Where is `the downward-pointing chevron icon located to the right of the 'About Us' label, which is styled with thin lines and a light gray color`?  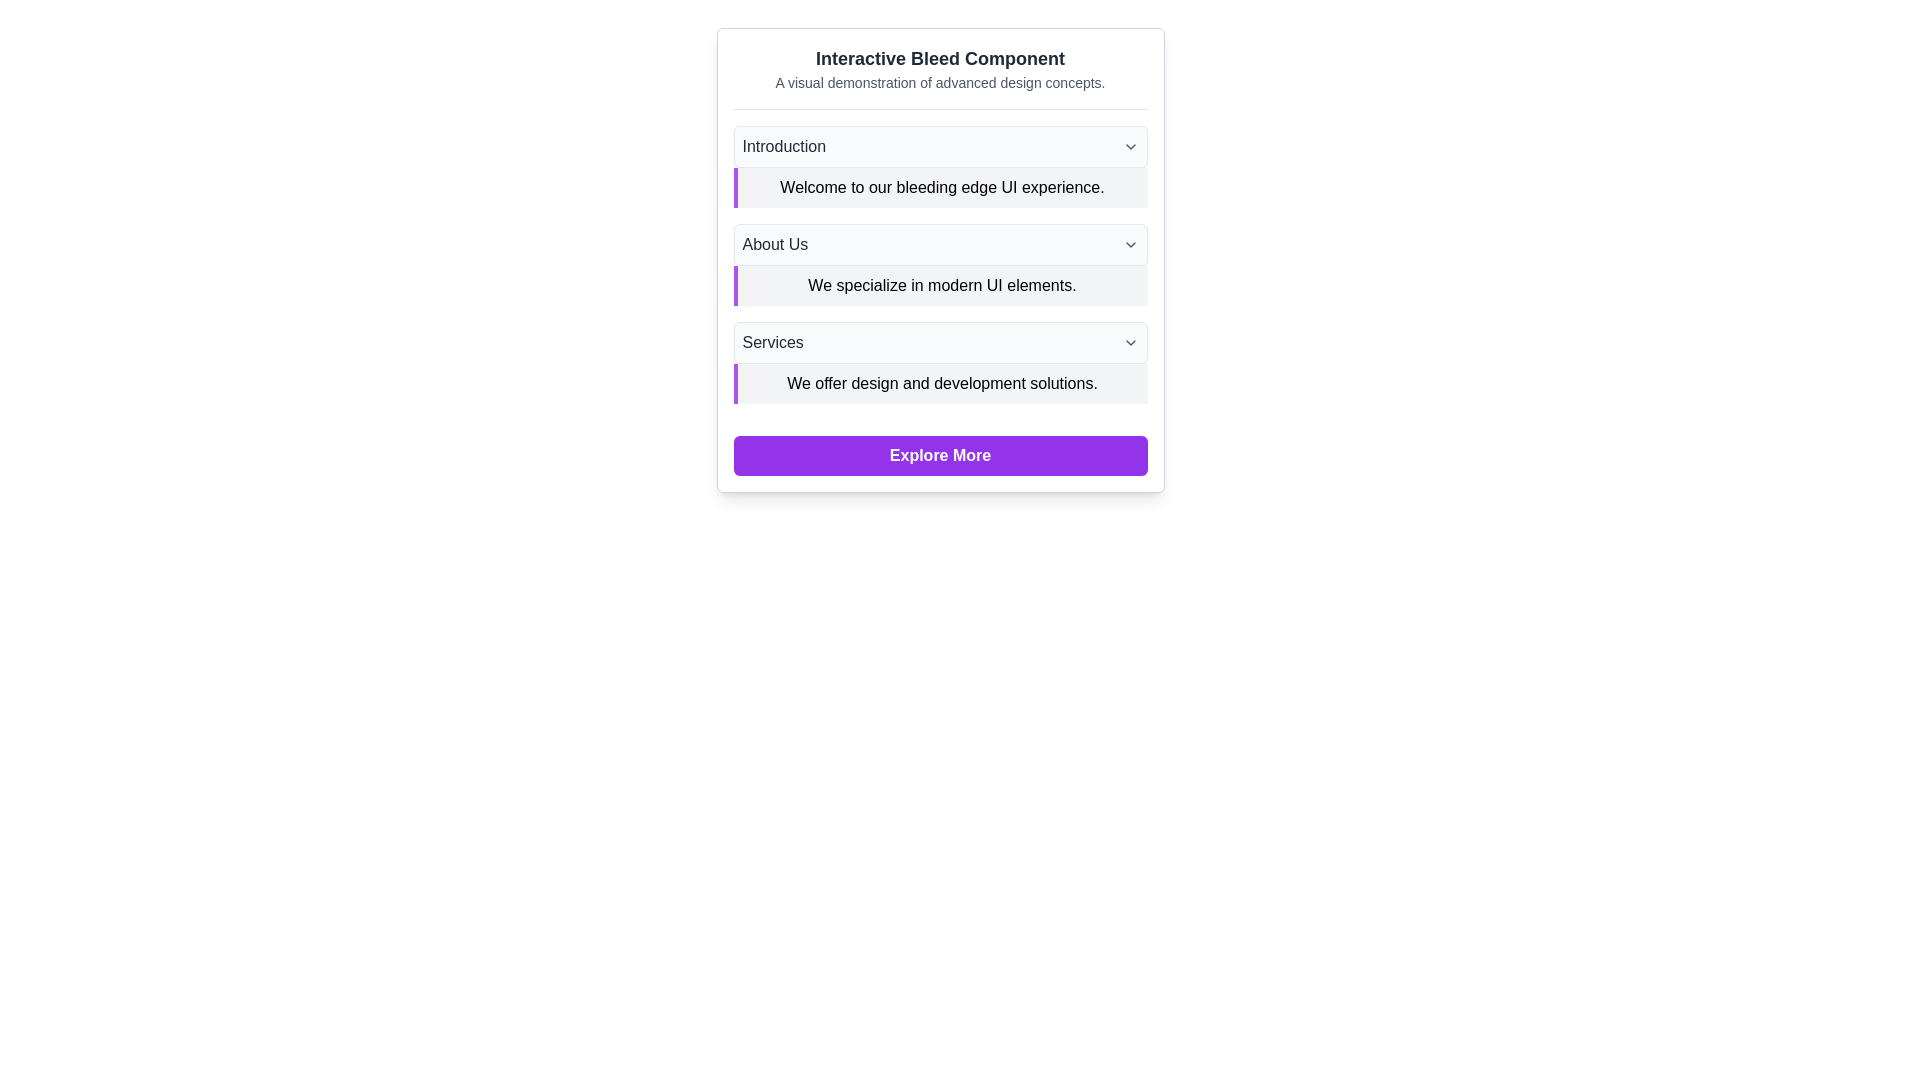 the downward-pointing chevron icon located to the right of the 'About Us' label, which is styled with thin lines and a light gray color is located at coordinates (1130, 244).